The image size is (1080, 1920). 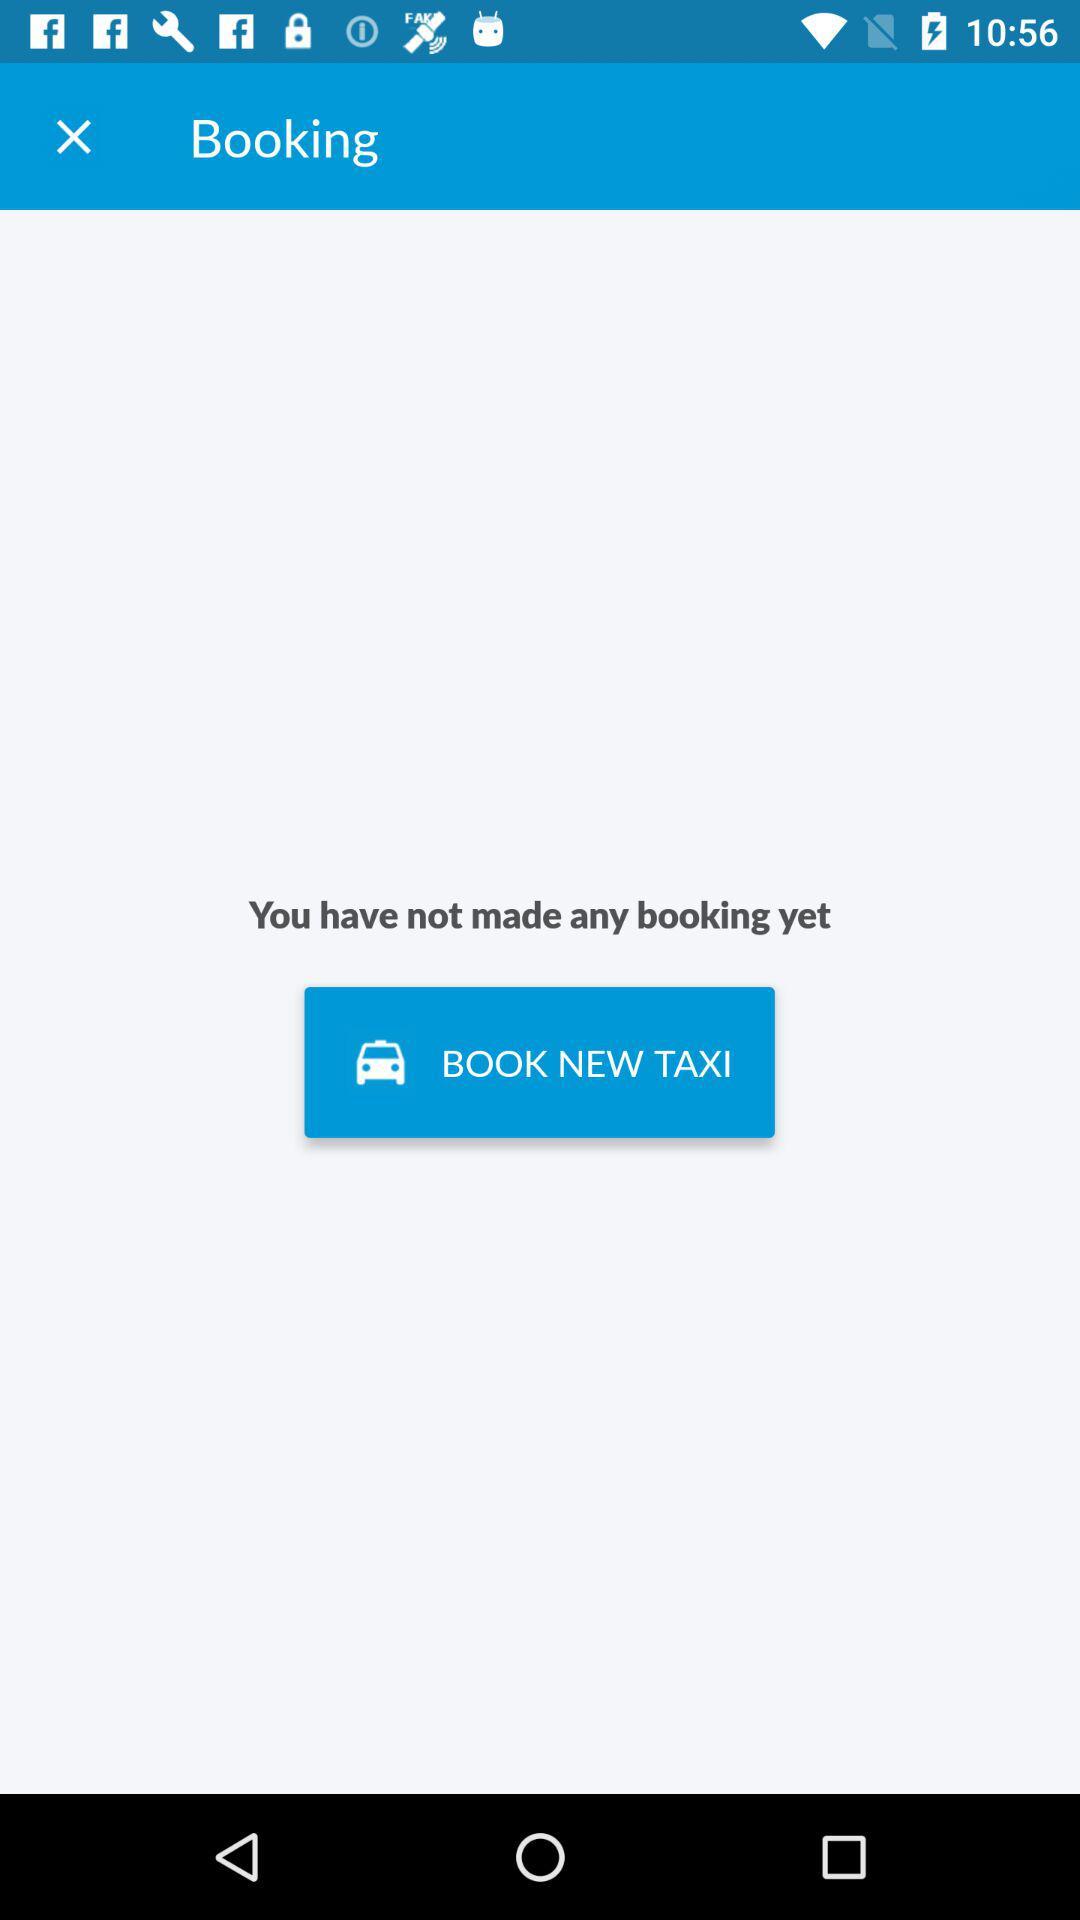 I want to click on the item above the you have not, so click(x=72, y=135).